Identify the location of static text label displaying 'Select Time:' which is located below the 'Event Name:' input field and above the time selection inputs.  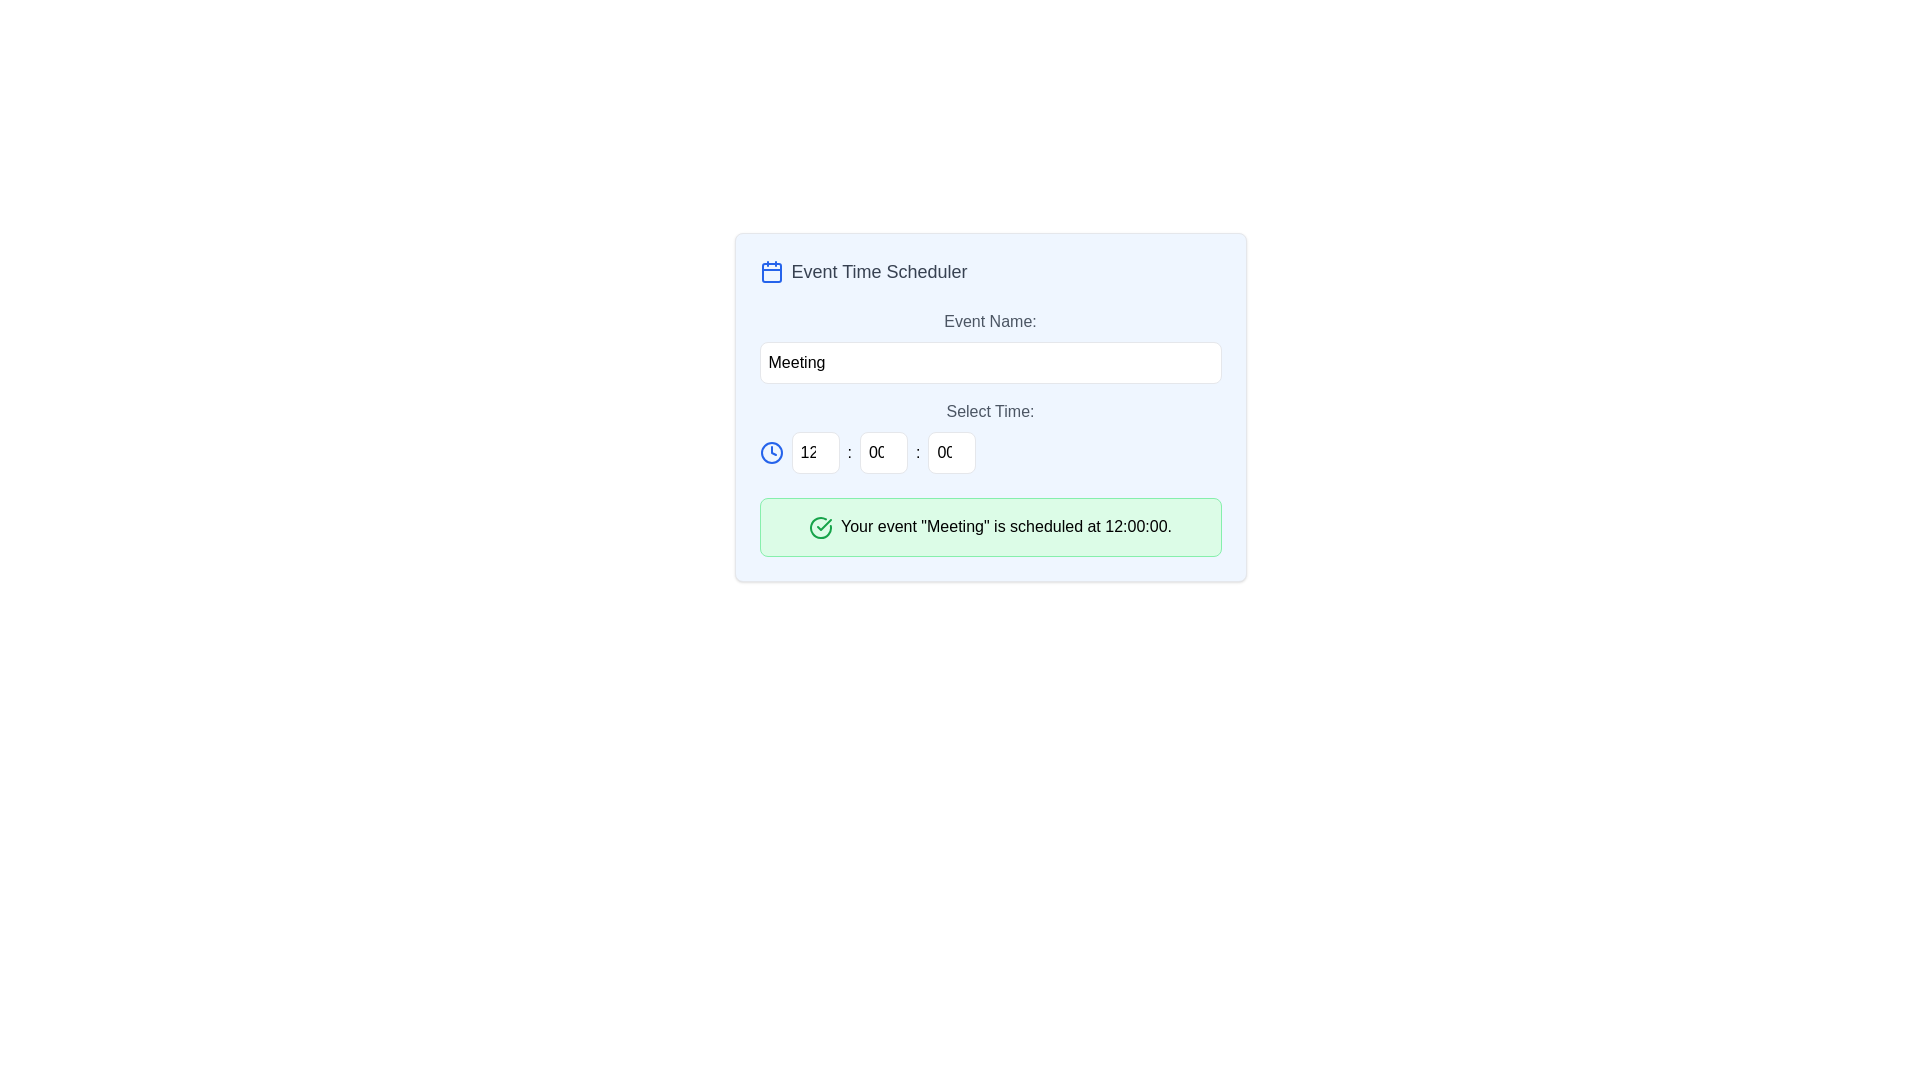
(990, 411).